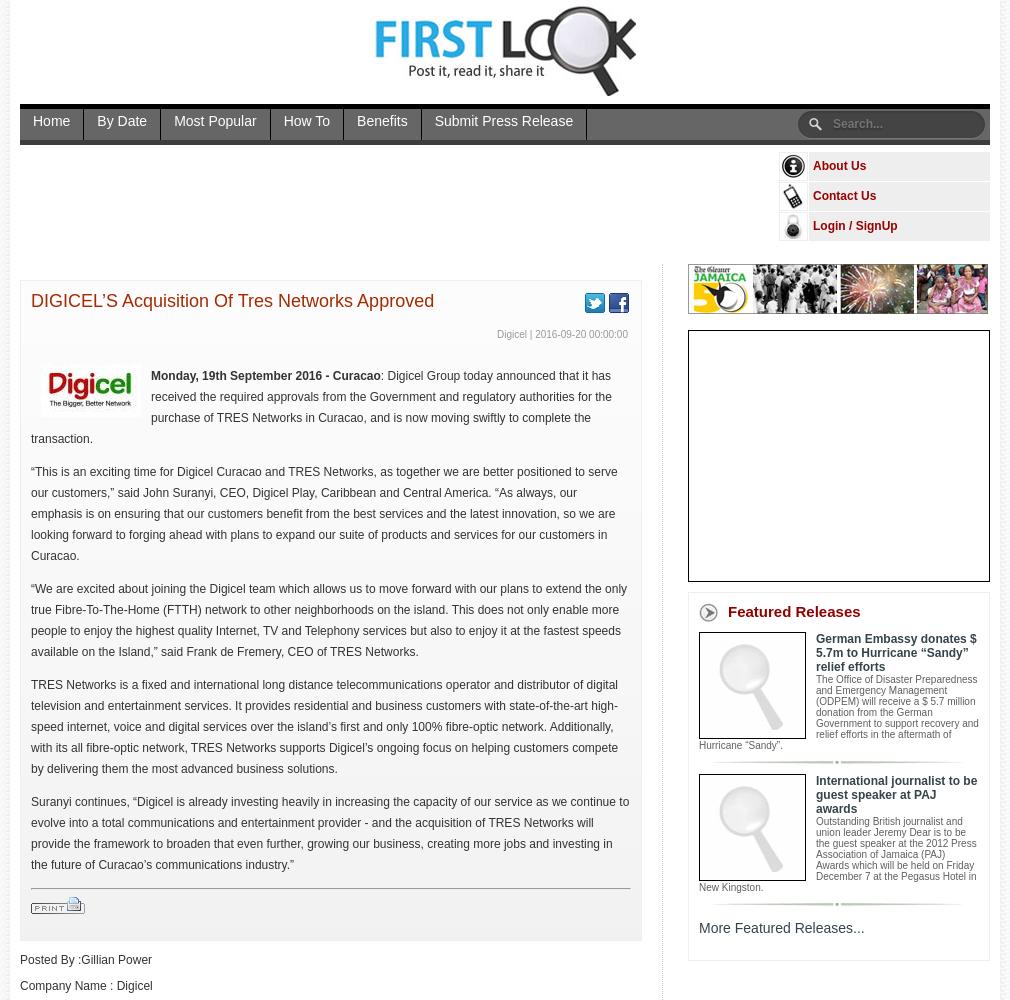 Image resolution: width=1010 pixels, height=1000 pixels. I want to click on 'About Us', so click(839, 166).